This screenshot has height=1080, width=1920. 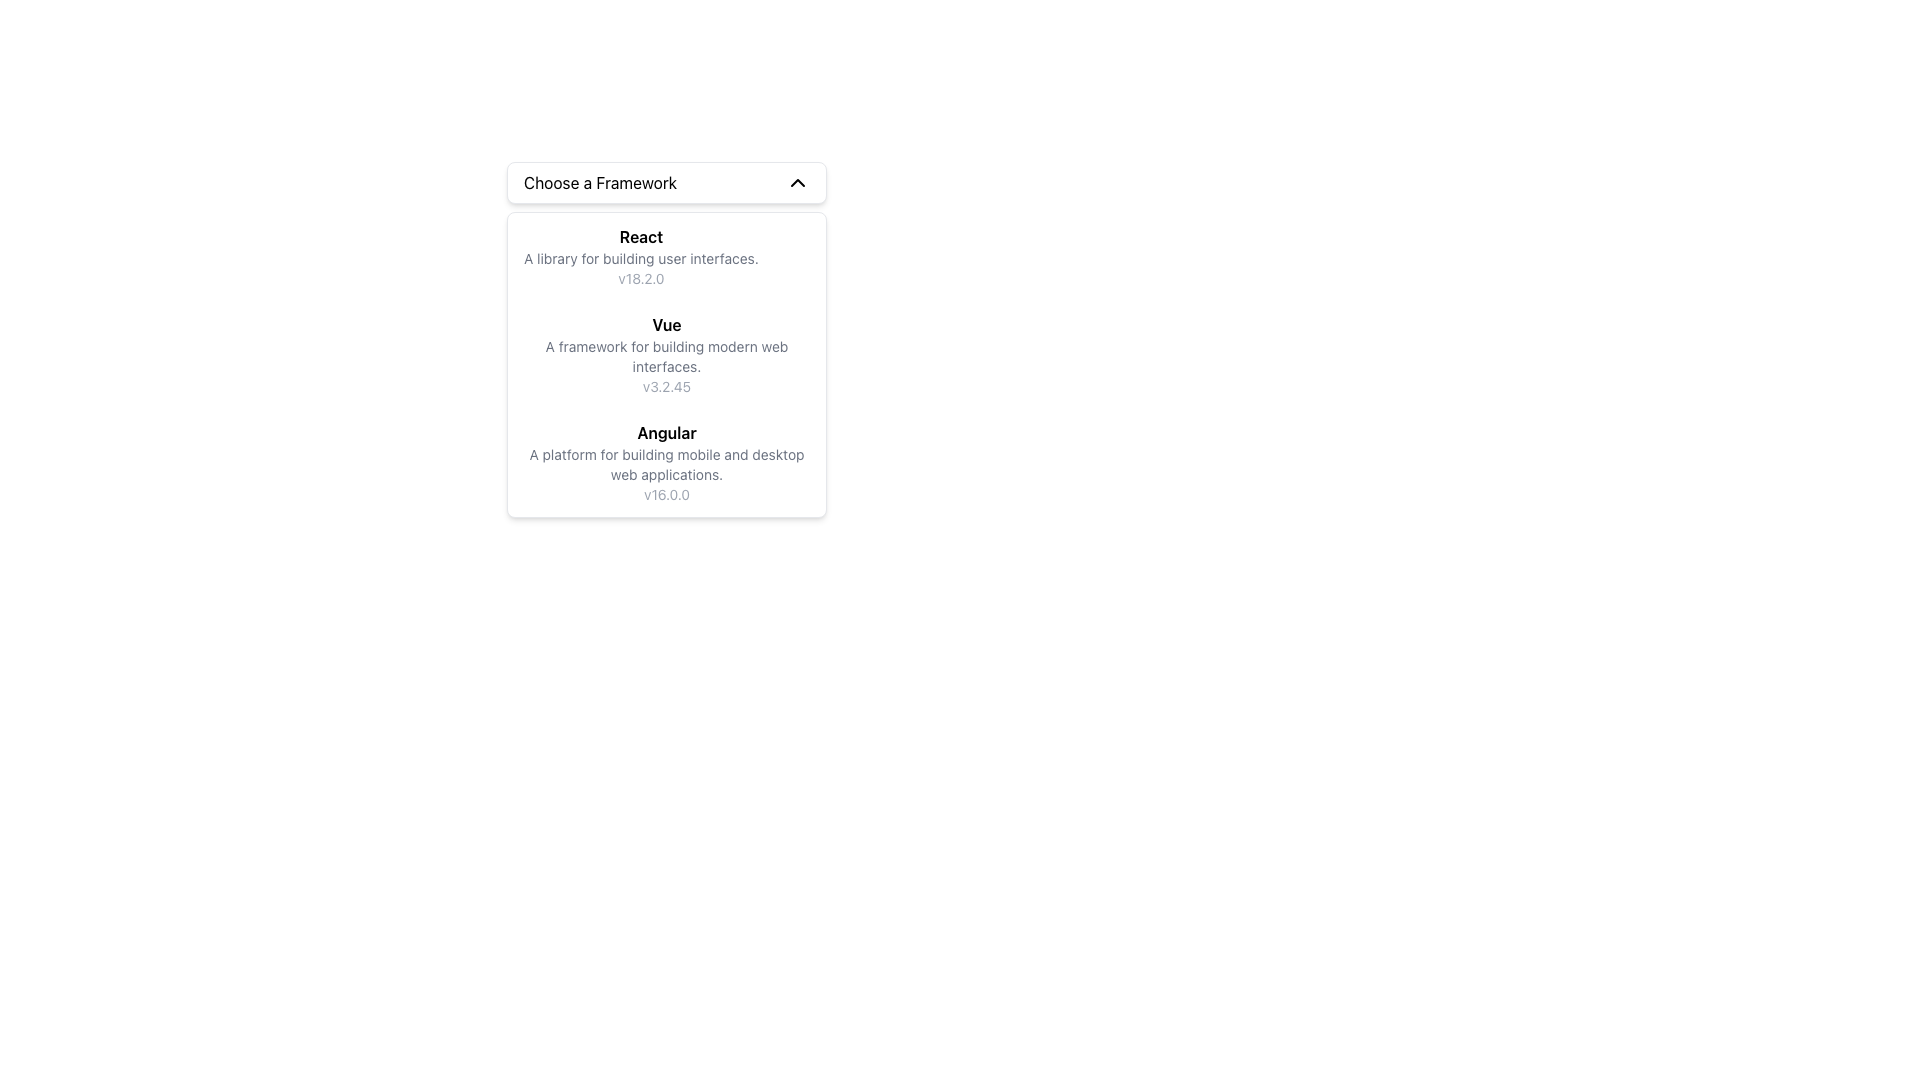 I want to click on a list item contained within the Dropdown Panel located underneath the 'Choose a Framework' dropdown trigger, so click(x=667, y=365).